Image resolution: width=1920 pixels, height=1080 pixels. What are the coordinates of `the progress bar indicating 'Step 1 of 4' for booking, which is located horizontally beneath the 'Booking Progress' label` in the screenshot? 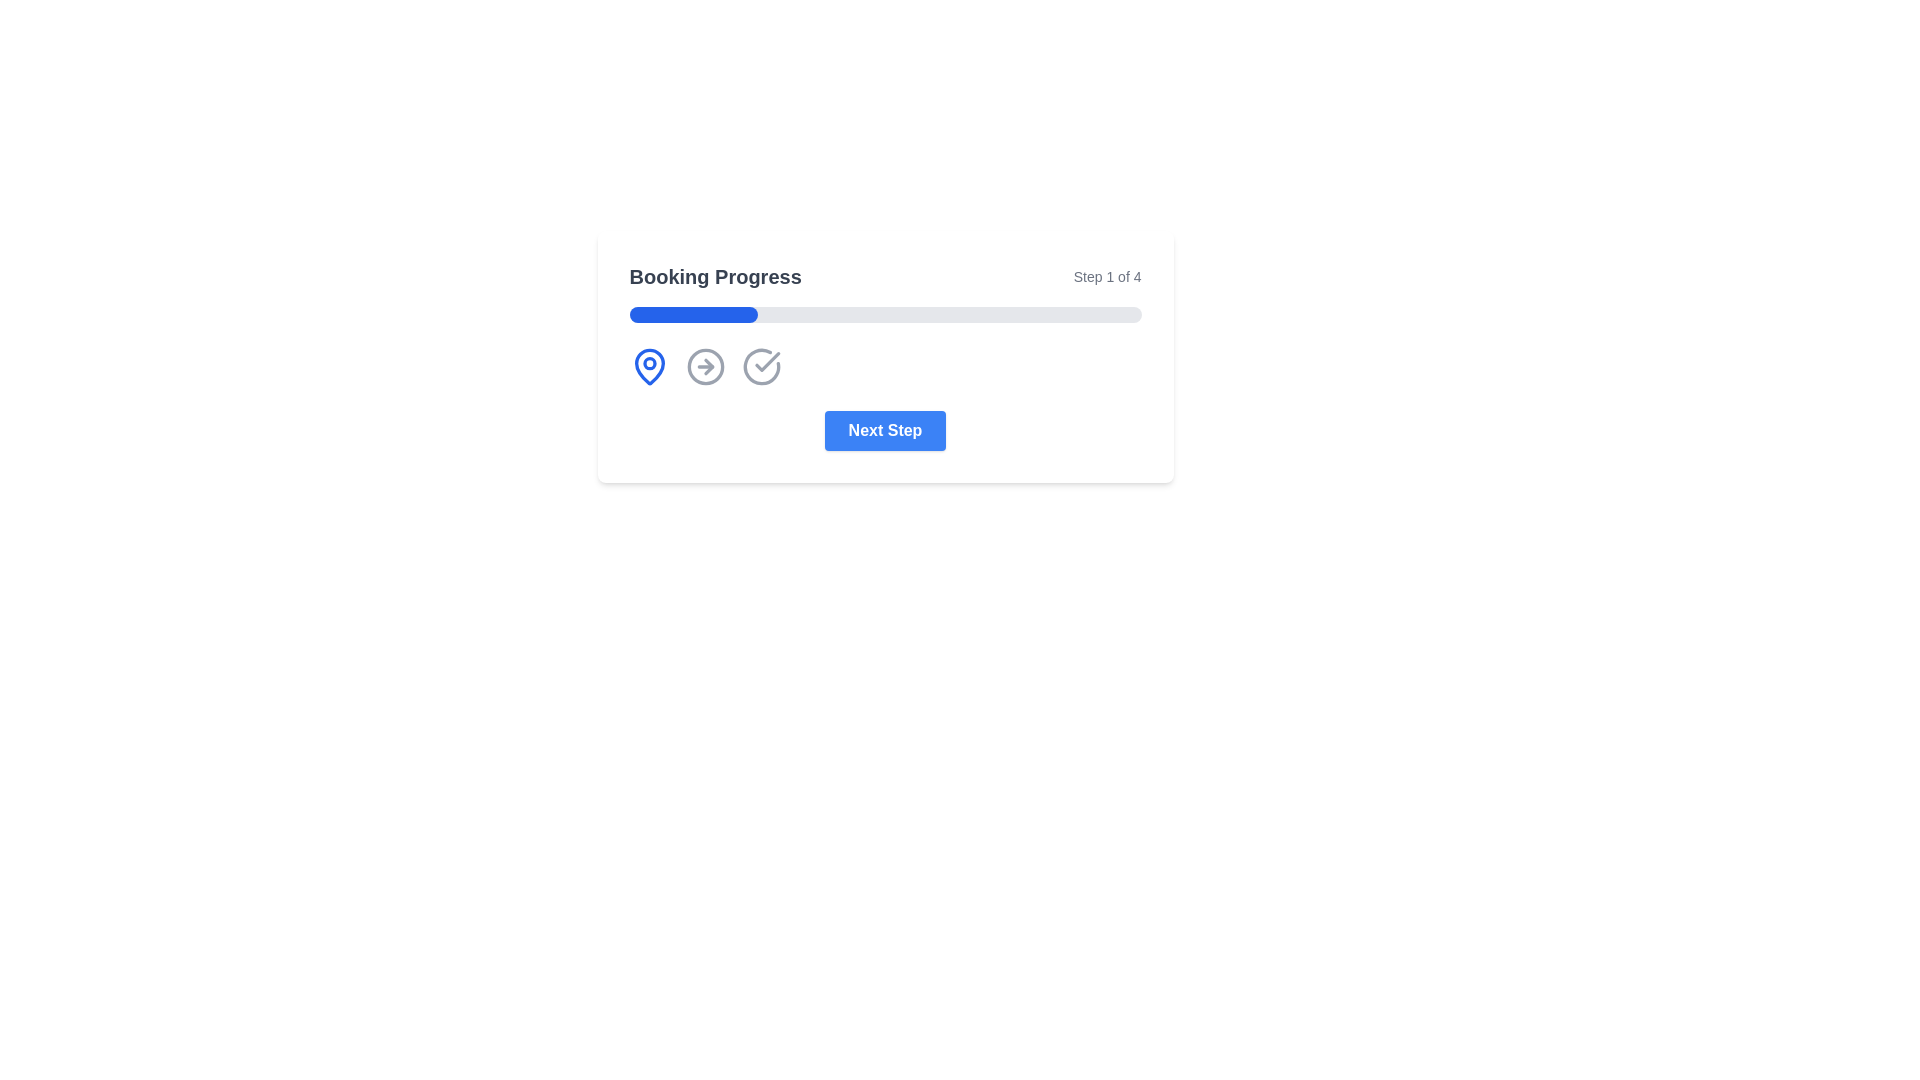 It's located at (884, 315).